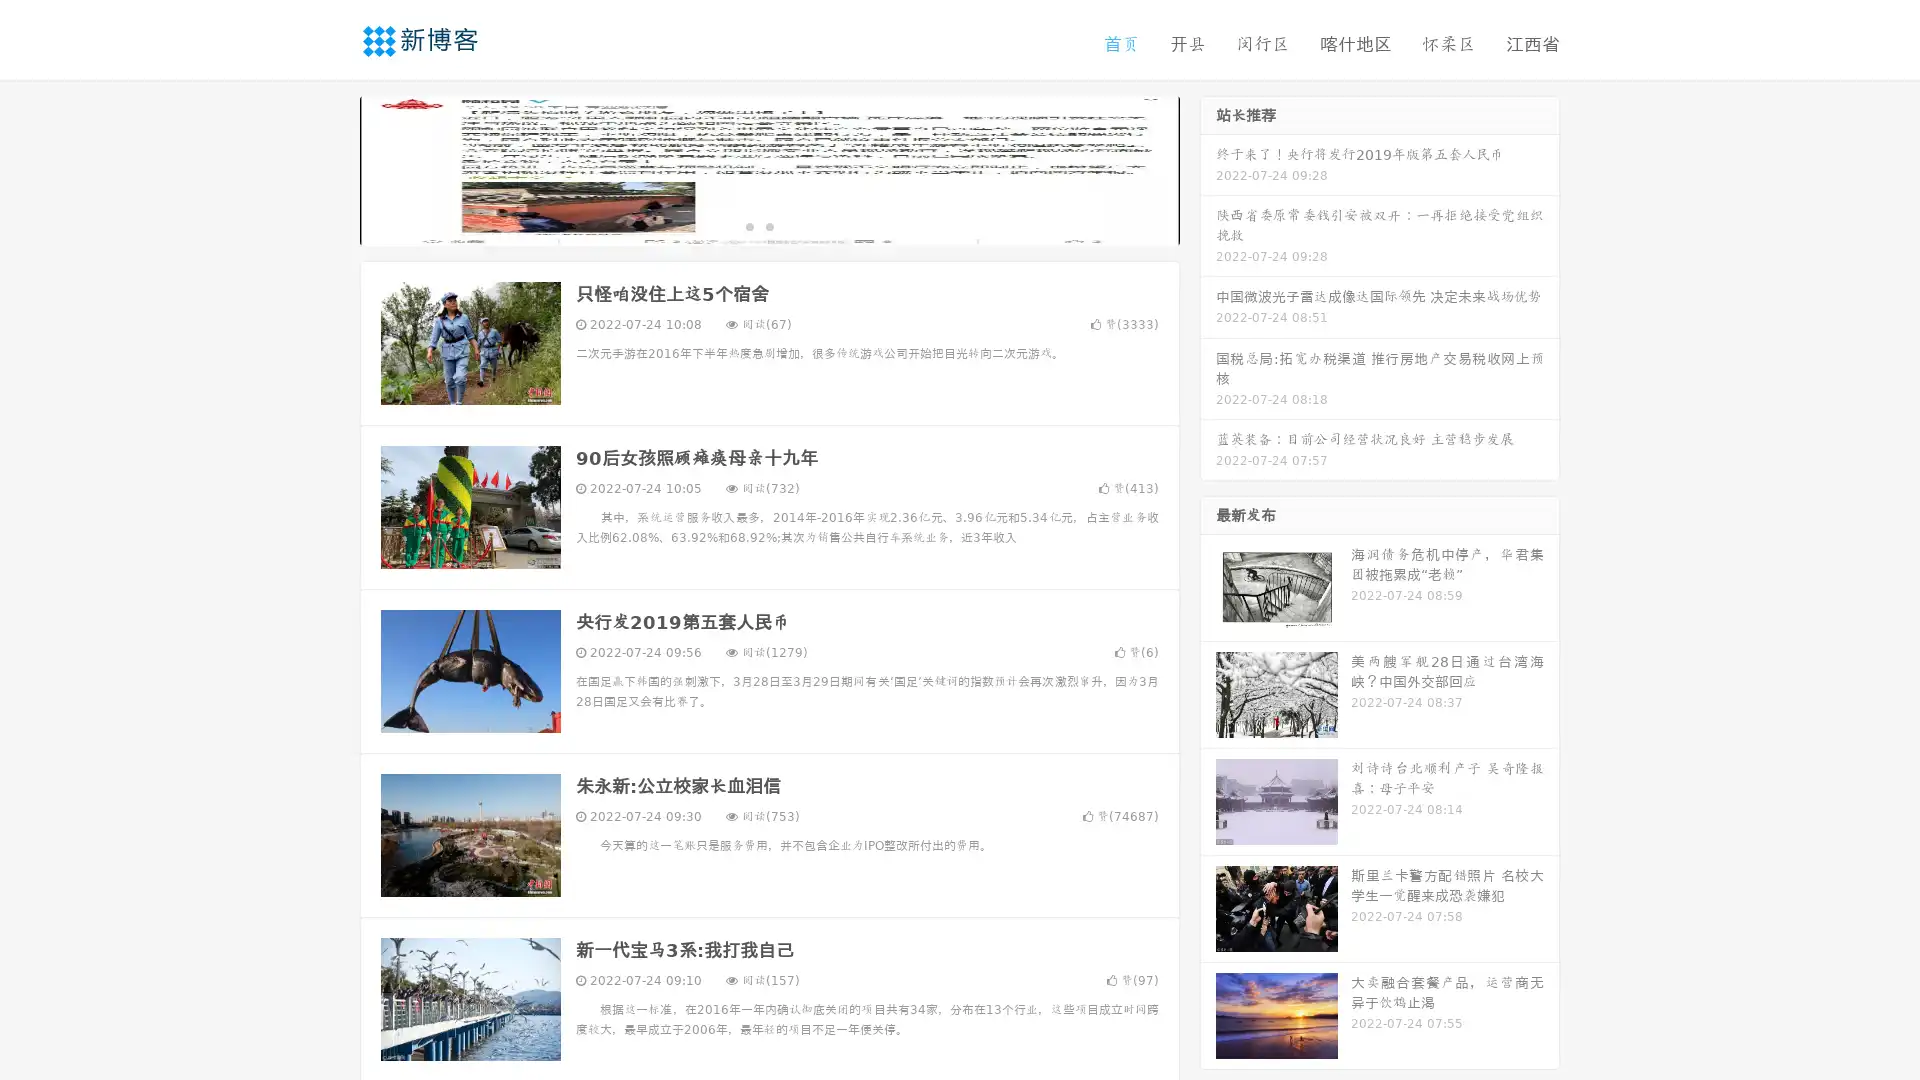  What do you see at coordinates (330, 168) in the screenshot?
I see `Previous slide` at bounding box center [330, 168].